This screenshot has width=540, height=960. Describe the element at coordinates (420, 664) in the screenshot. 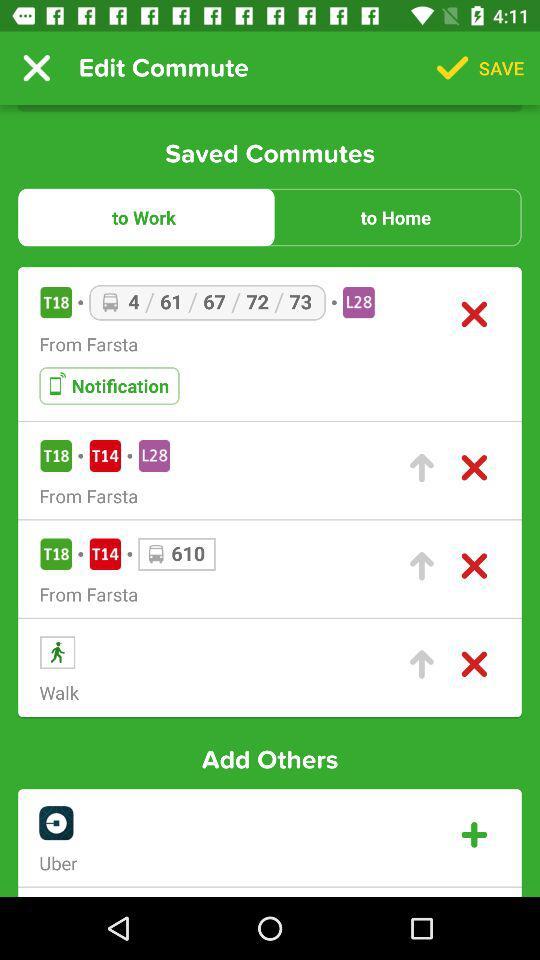

I see `start commuting` at that location.